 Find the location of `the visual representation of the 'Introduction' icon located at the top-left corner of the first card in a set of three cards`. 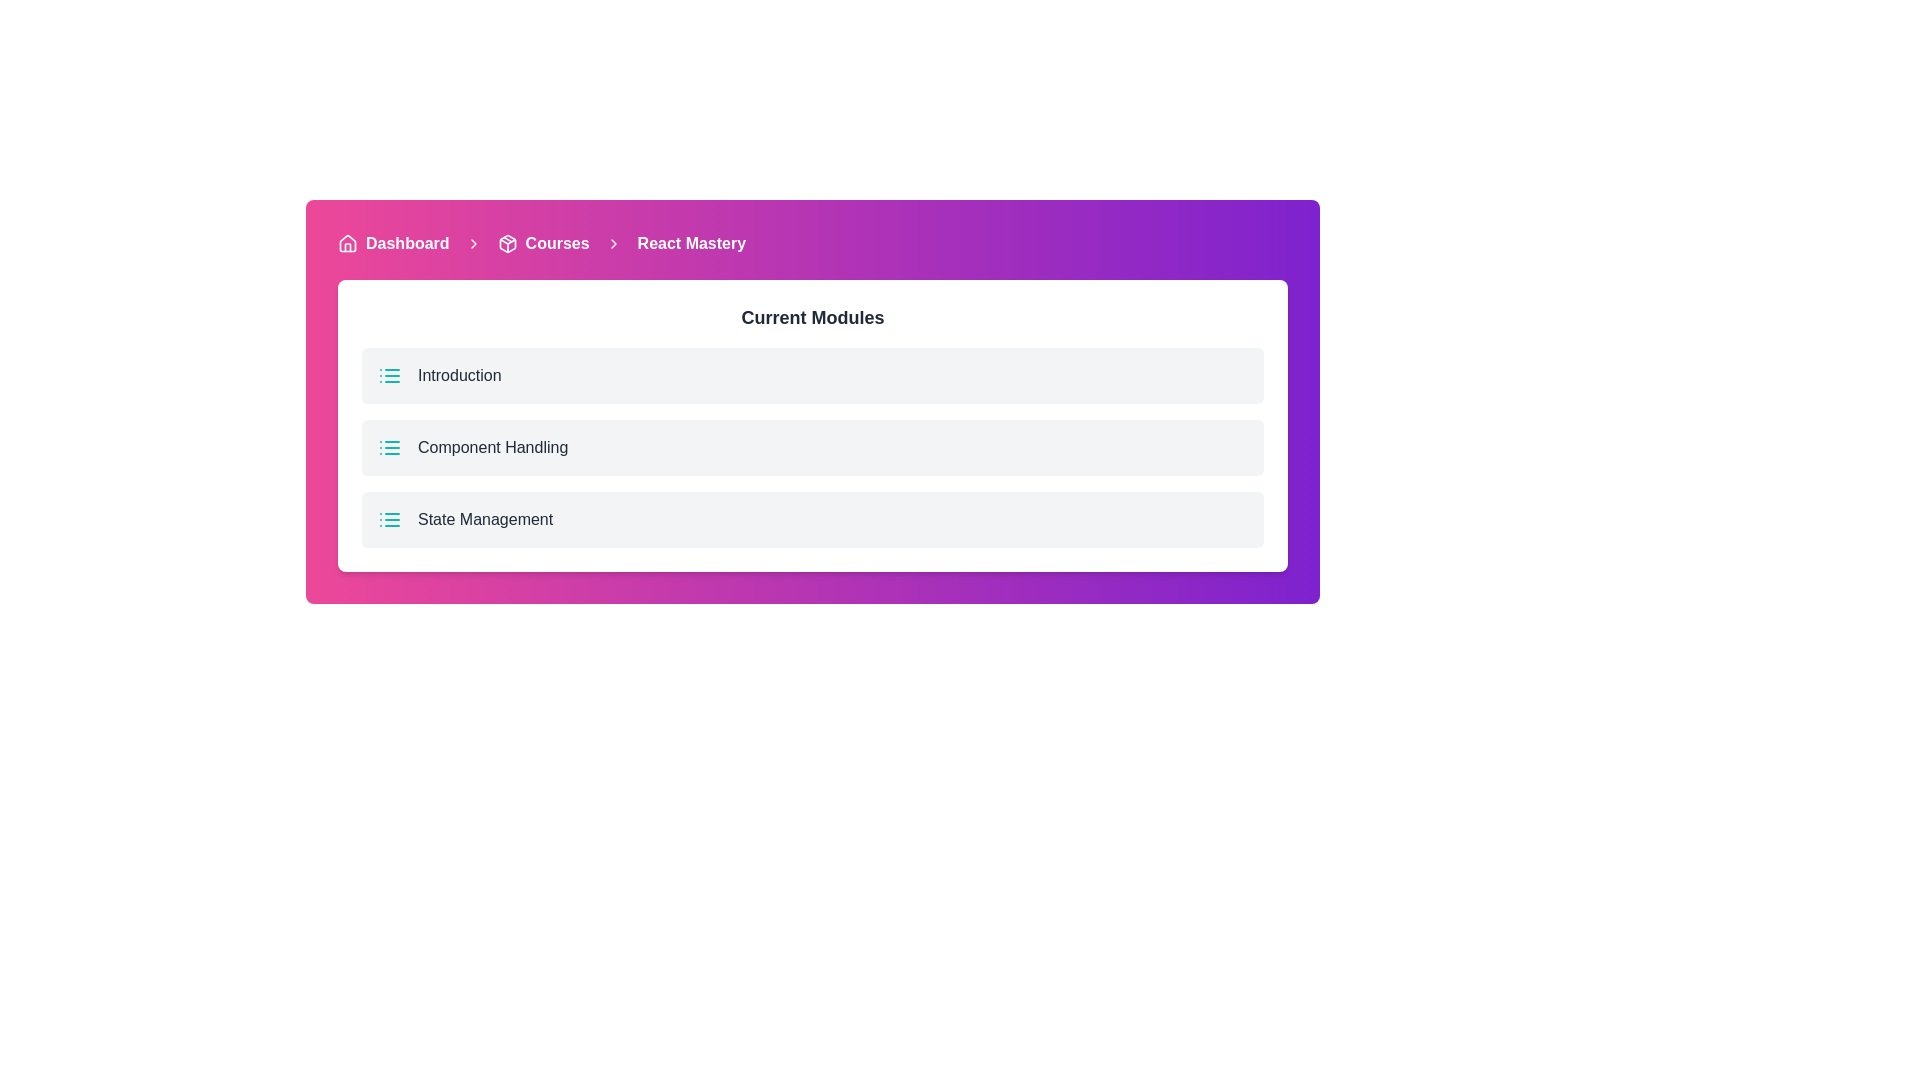

the visual representation of the 'Introduction' icon located at the top-left corner of the first card in a set of three cards is located at coordinates (389, 375).